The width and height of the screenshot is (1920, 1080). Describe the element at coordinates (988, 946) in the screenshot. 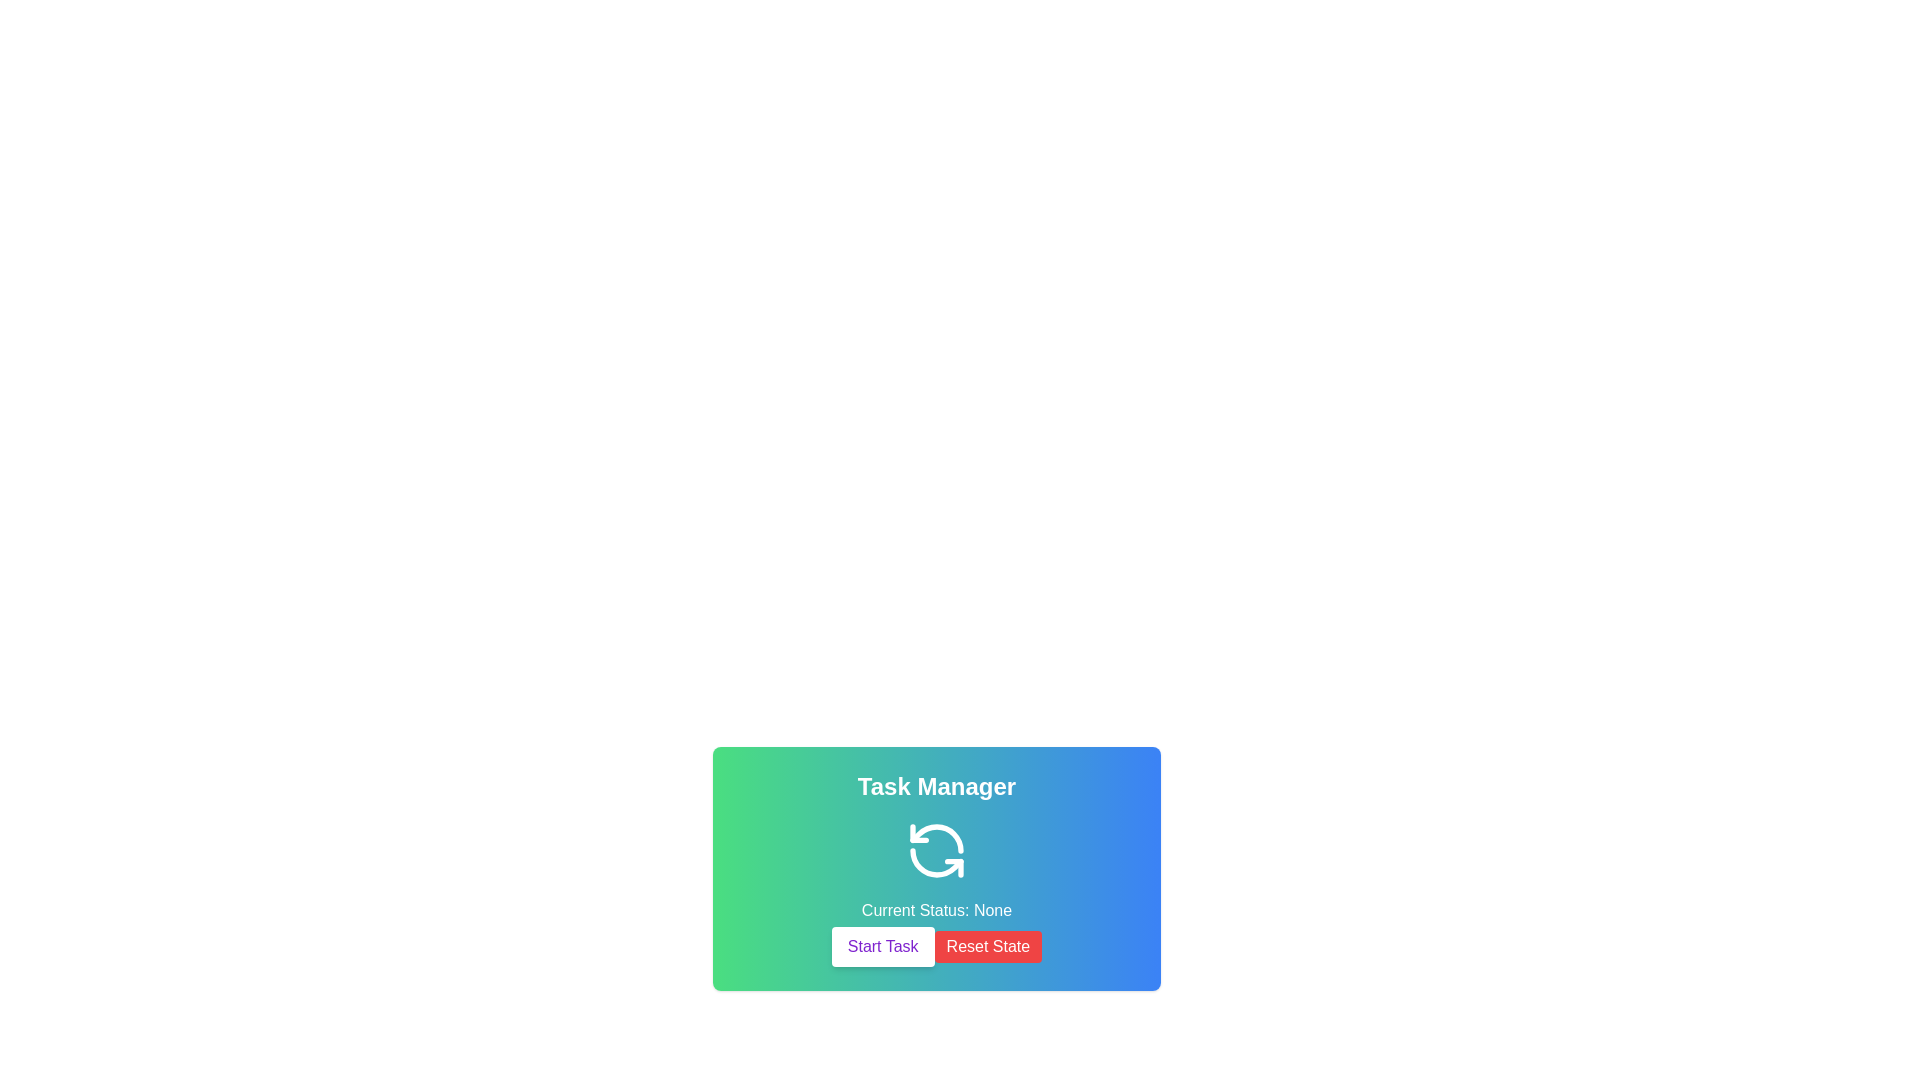

I see `the 'Reset State' button, which has a red background and white text, to observe its color change` at that location.